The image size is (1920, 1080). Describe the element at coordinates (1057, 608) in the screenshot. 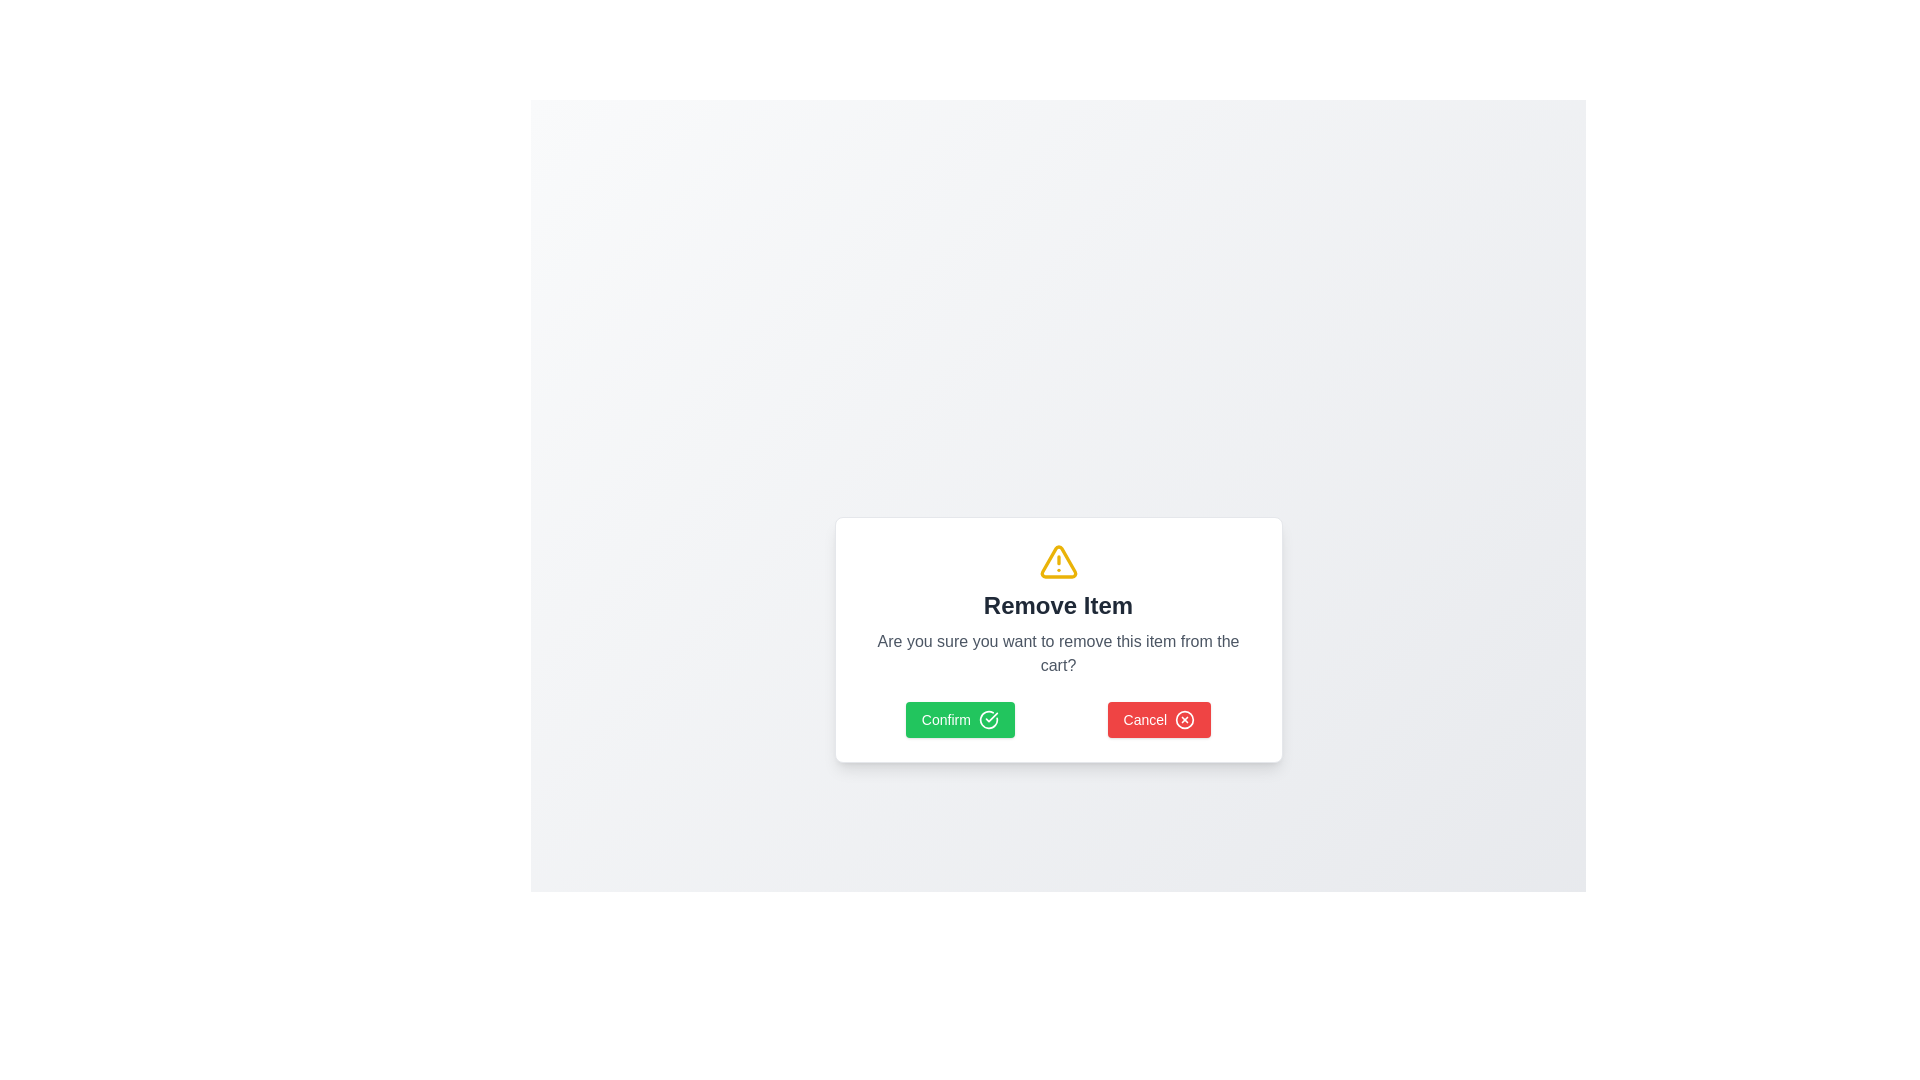

I see `the TextBlock that contains the warning icon and the text 'Remove Item', which is prominently displayed at the top with a confirmation message below it` at that location.